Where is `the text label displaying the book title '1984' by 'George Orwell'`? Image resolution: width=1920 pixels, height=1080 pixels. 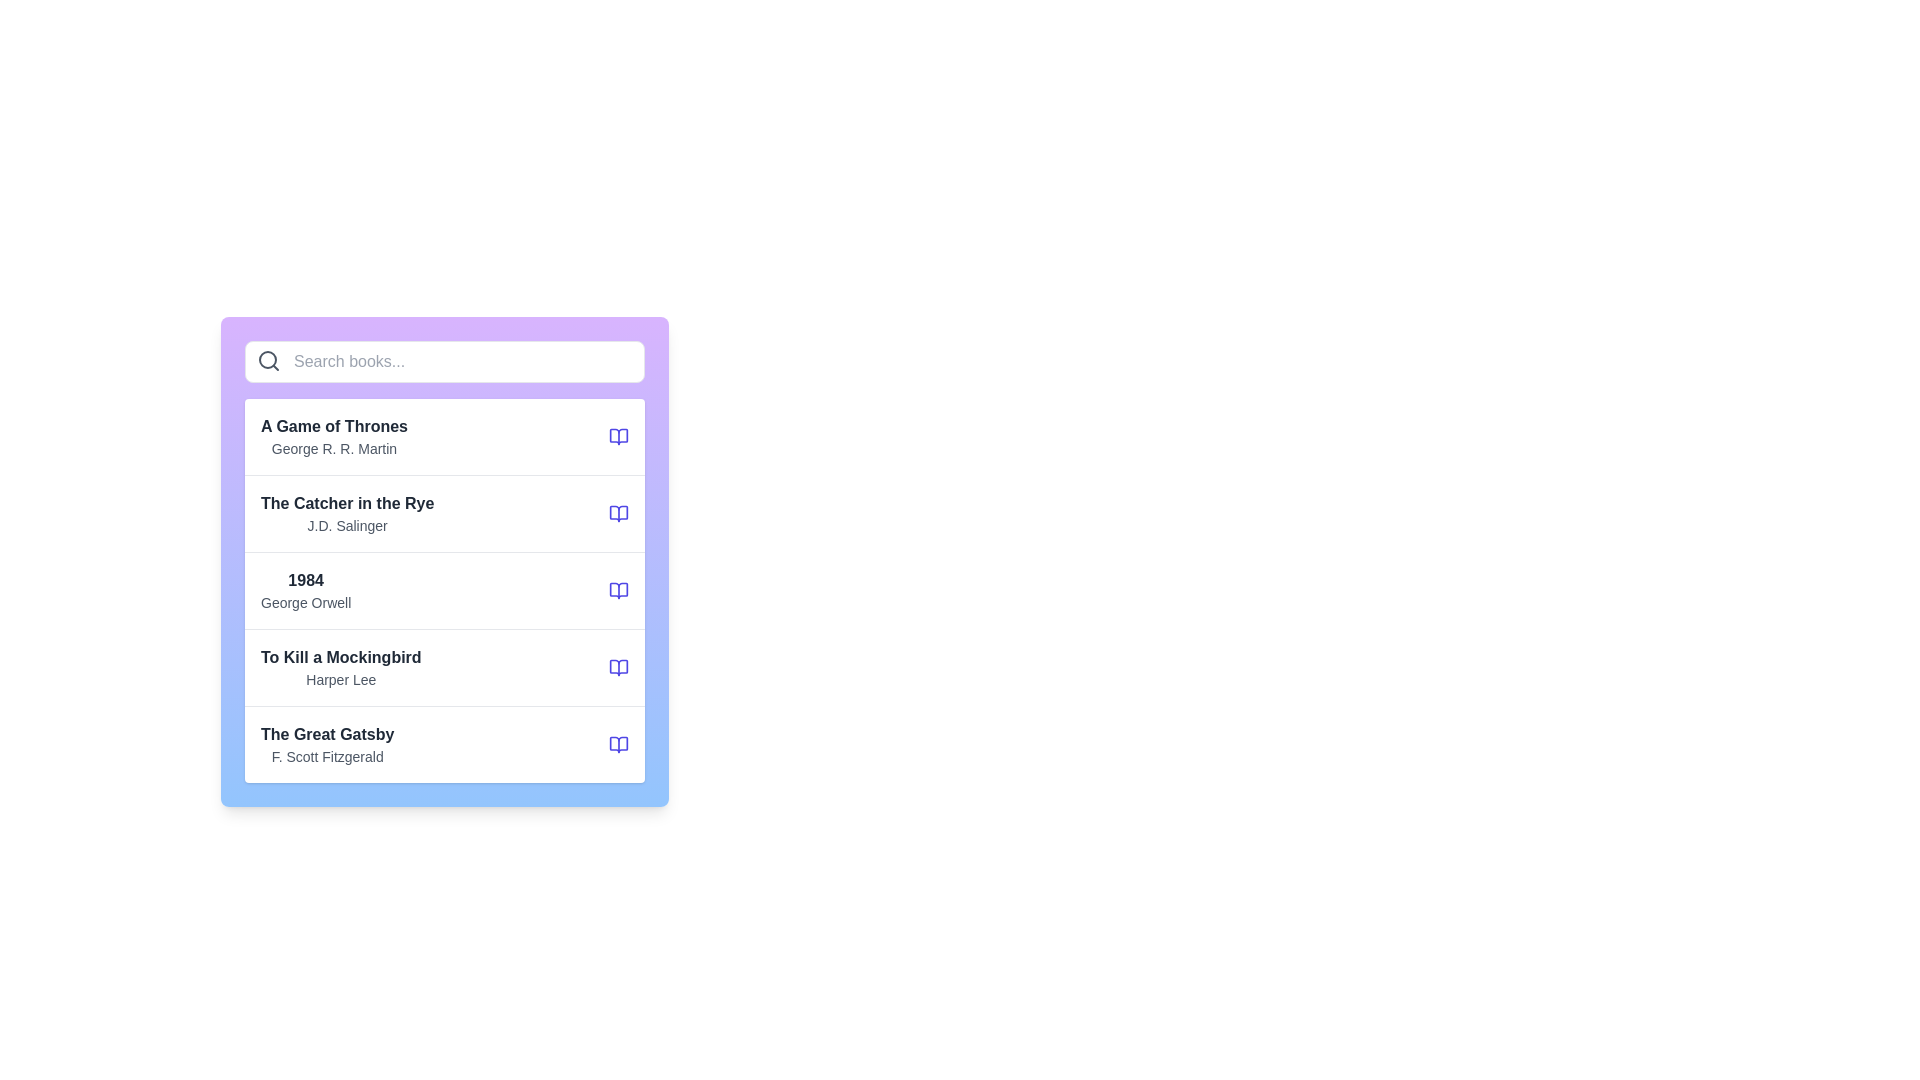
the text label displaying the book title '1984' by 'George Orwell' is located at coordinates (305, 589).